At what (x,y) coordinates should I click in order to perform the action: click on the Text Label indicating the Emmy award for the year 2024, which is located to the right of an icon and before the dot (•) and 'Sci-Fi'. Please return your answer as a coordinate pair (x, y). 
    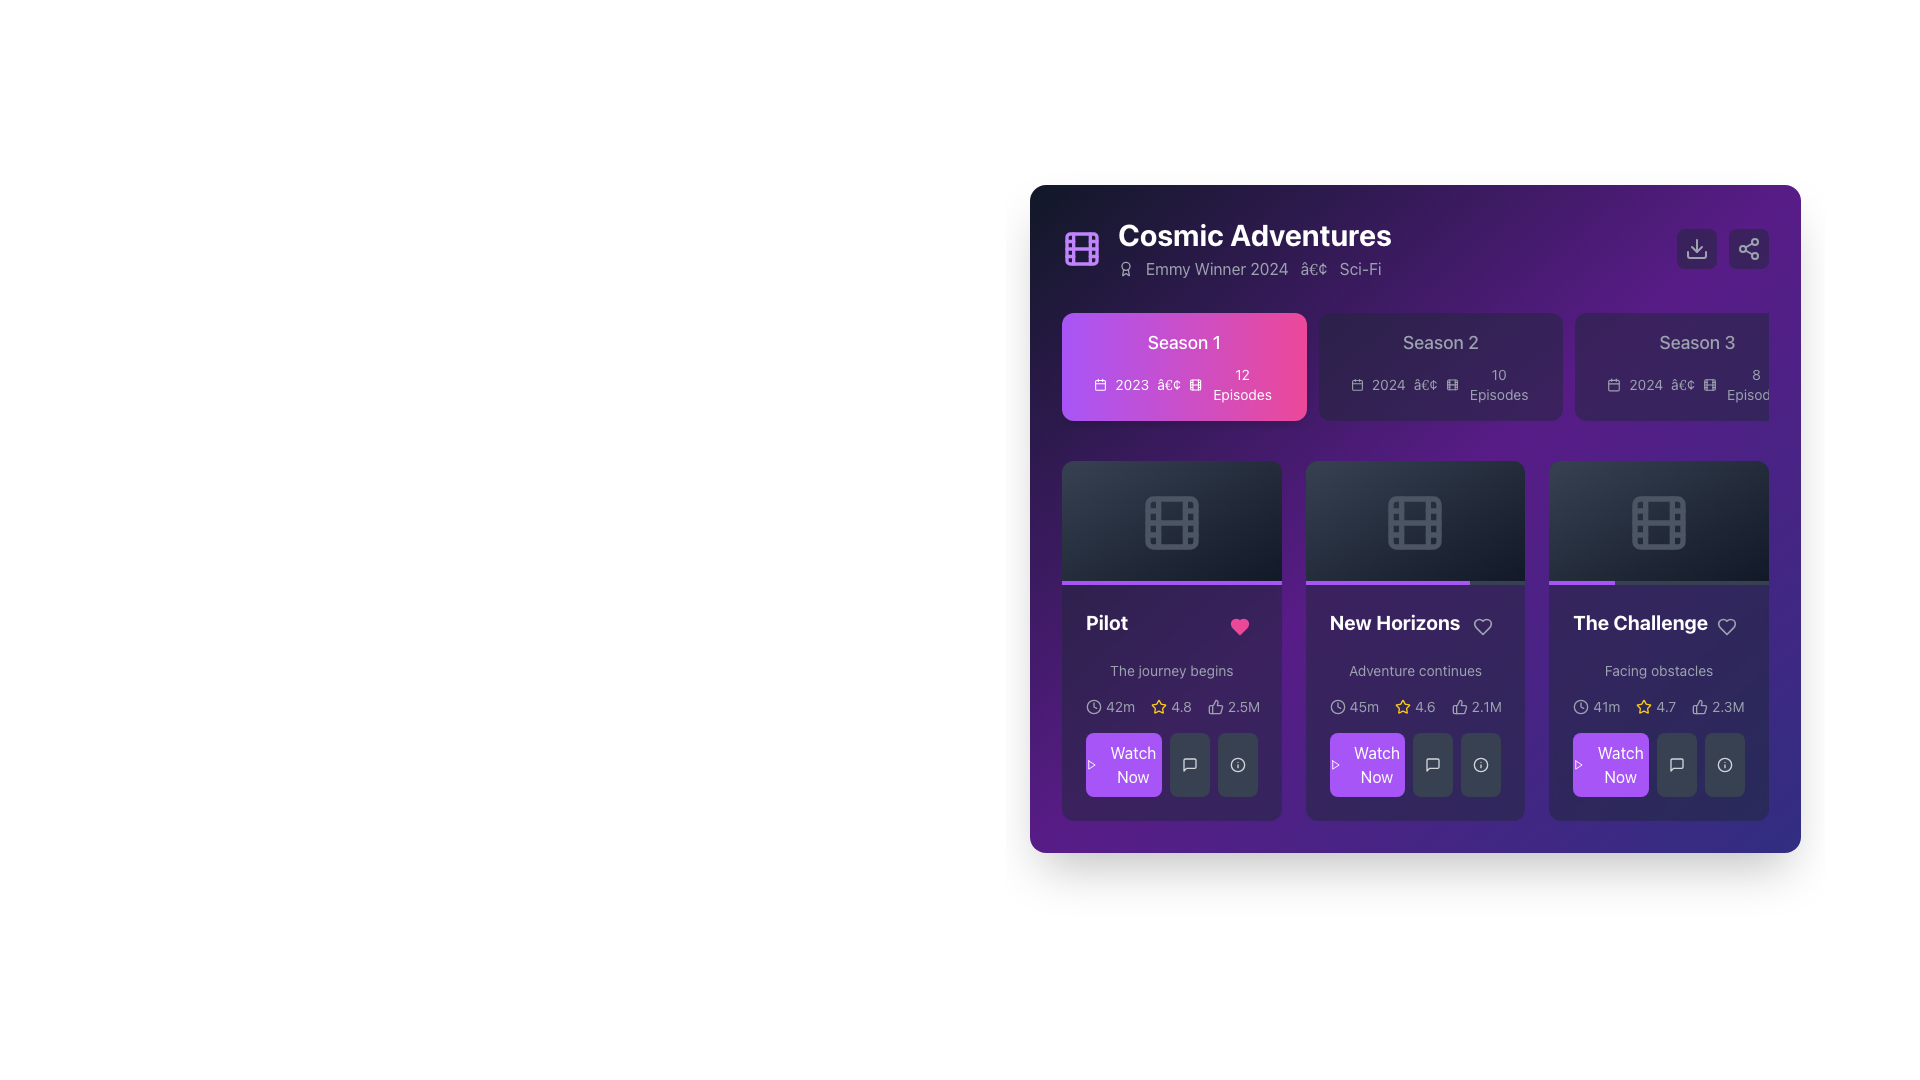
    Looking at the image, I should click on (1216, 268).